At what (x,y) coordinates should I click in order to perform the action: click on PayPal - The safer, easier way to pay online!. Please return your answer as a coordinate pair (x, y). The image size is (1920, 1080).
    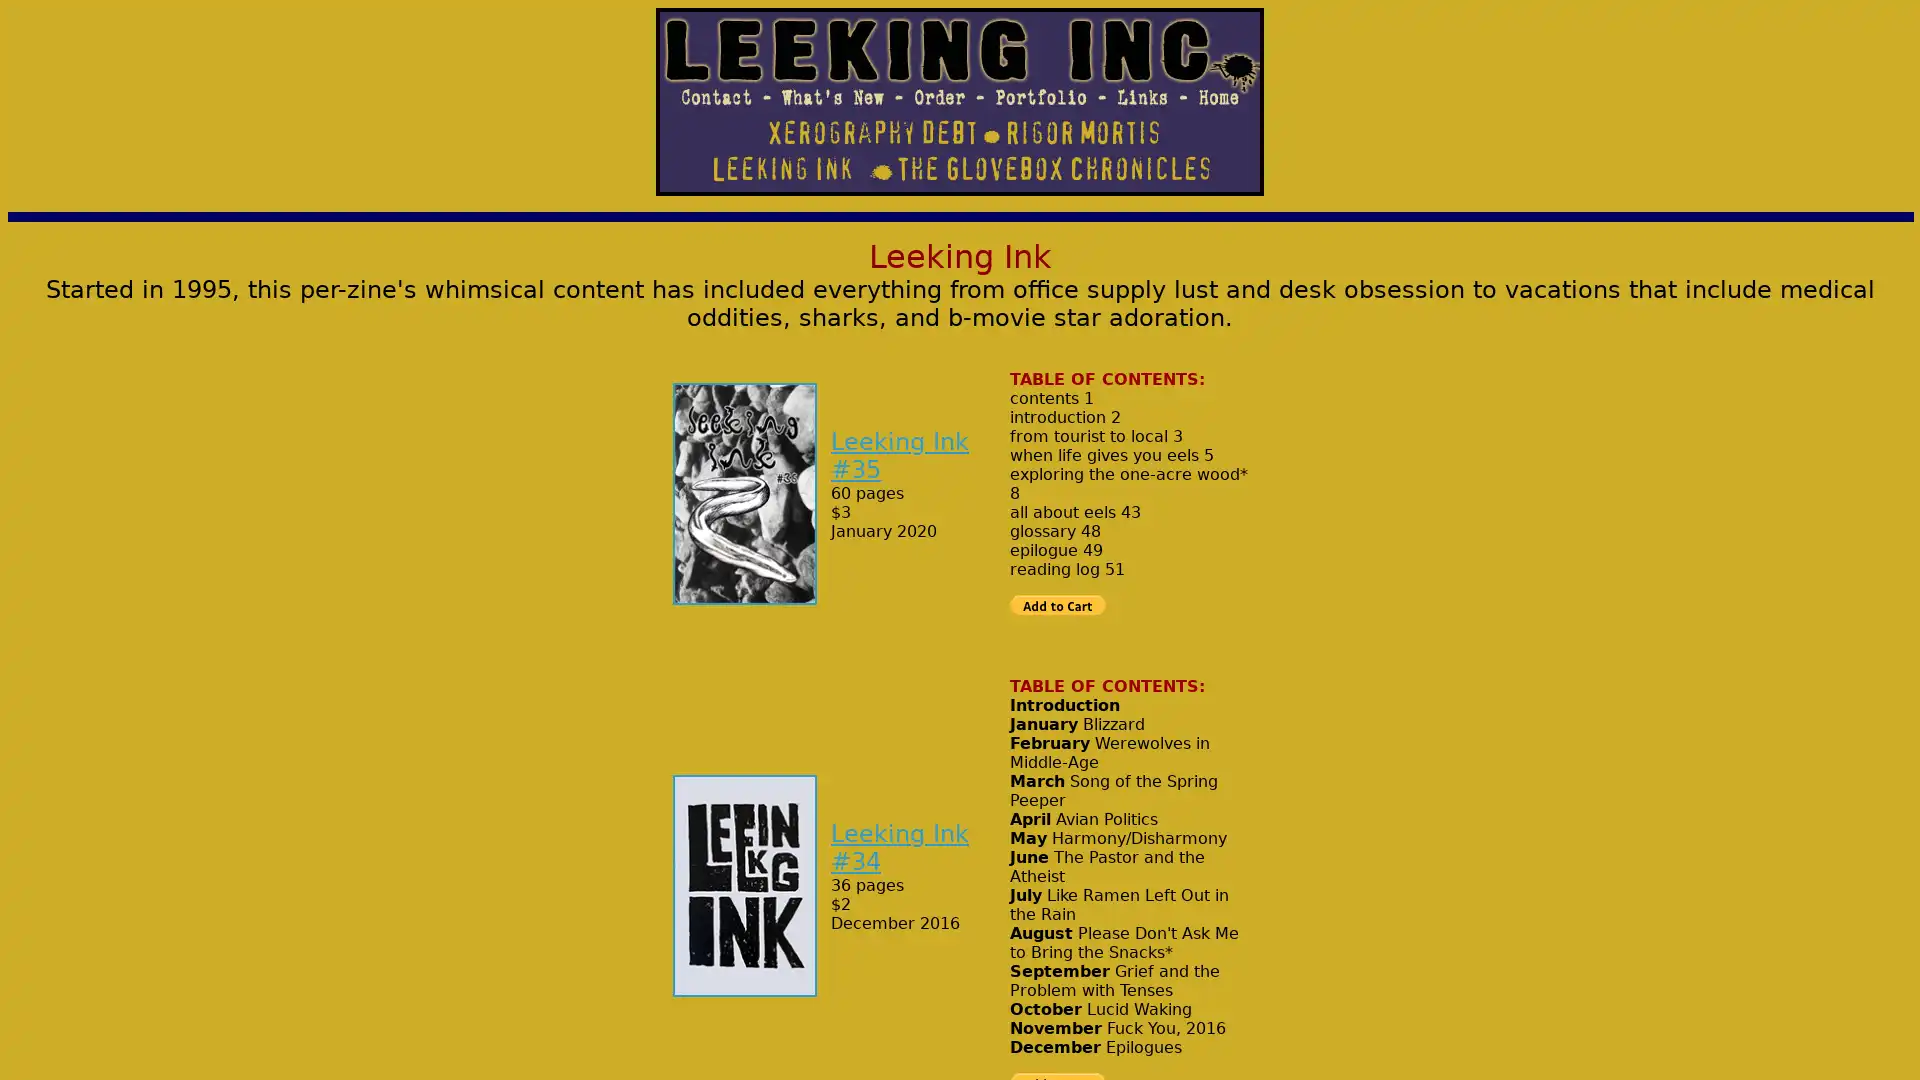
    Looking at the image, I should click on (1056, 604).